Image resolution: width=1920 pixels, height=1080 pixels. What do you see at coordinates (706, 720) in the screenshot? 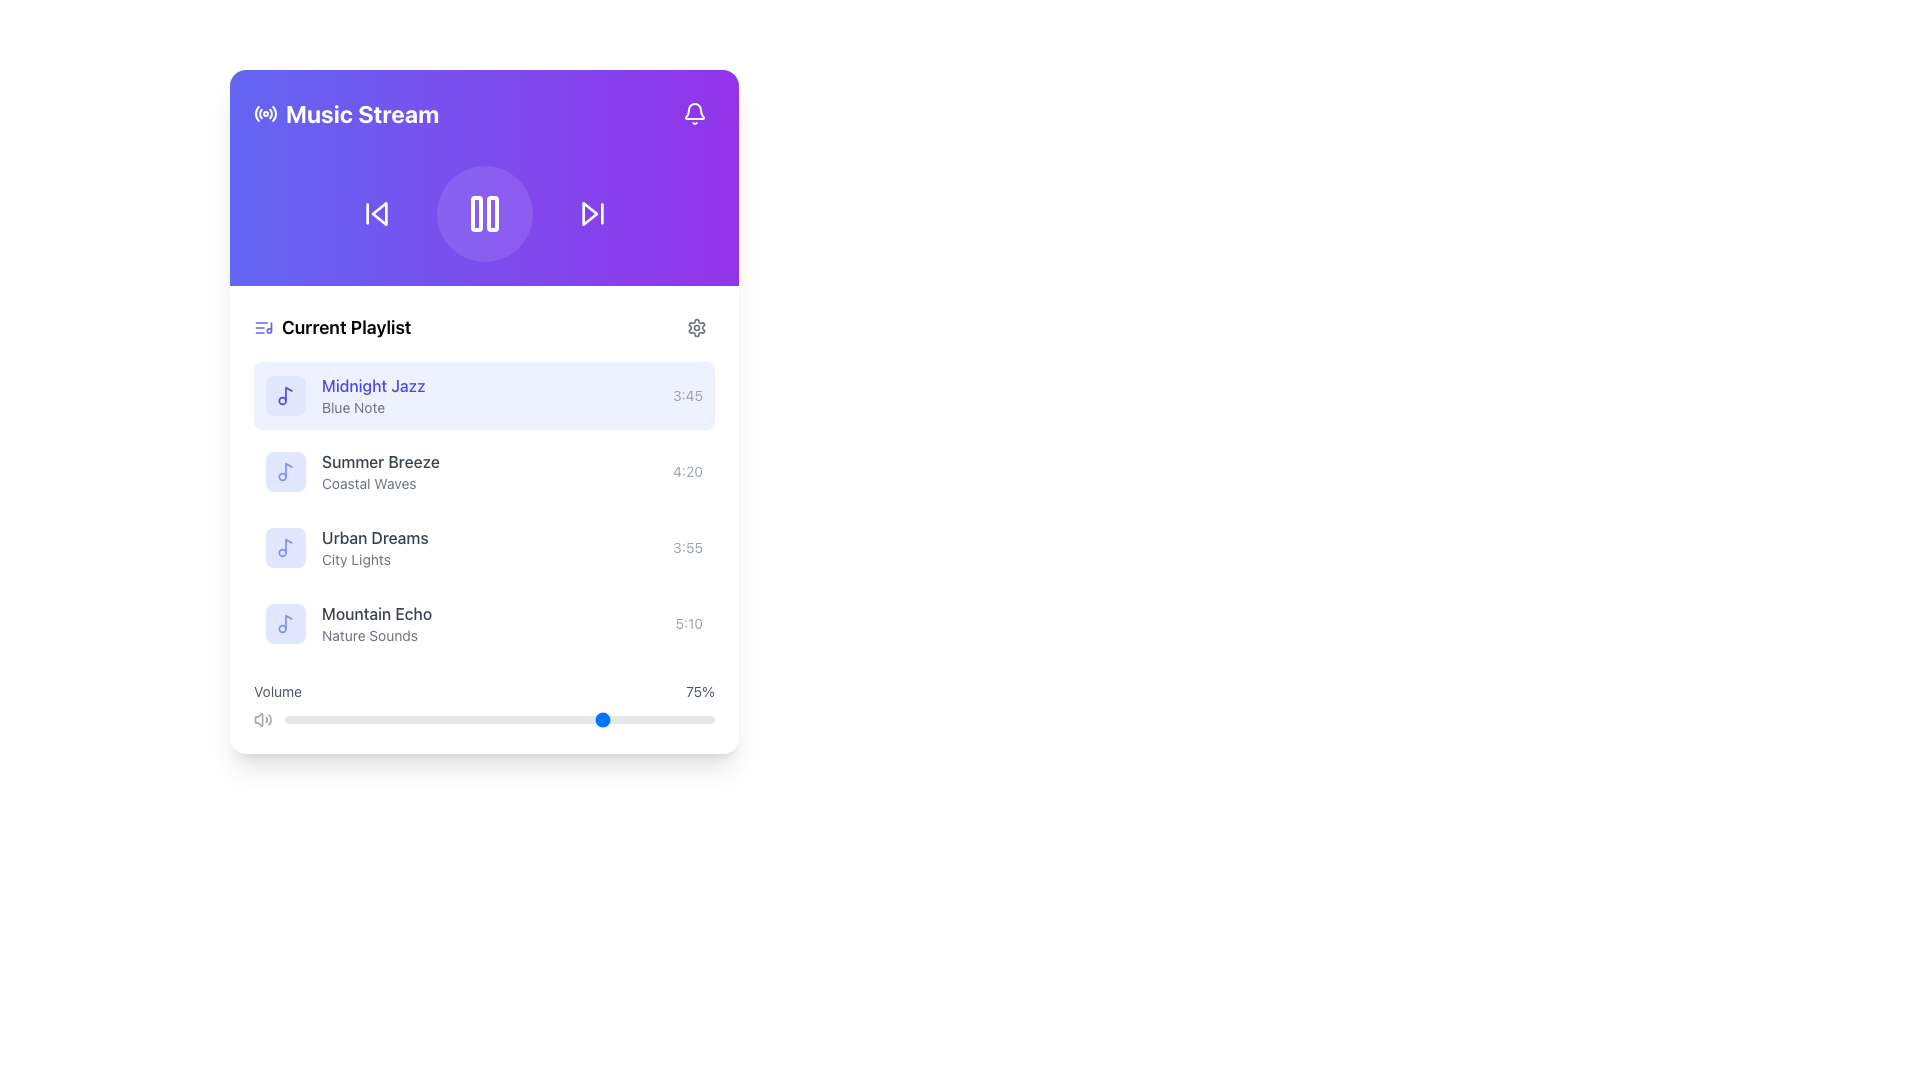
I see `the volume slider` at bounding box center [706, 720].